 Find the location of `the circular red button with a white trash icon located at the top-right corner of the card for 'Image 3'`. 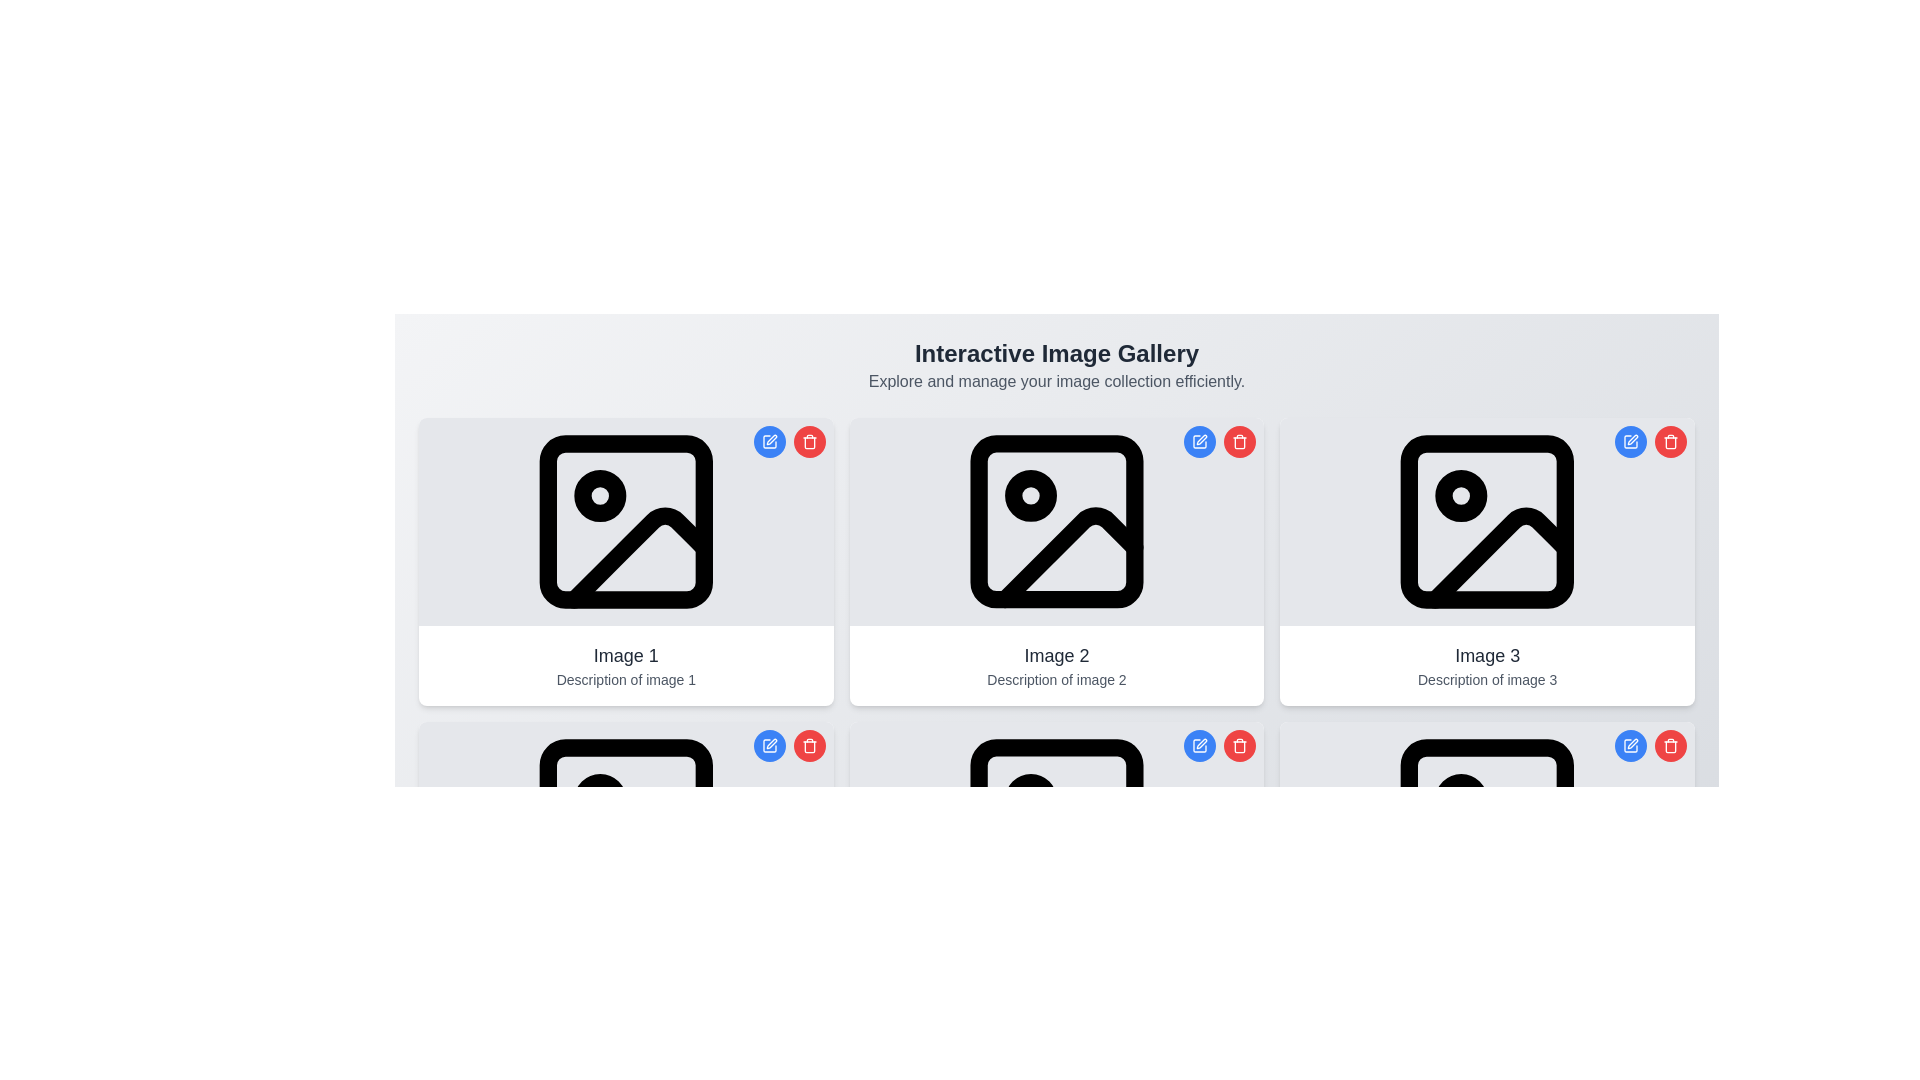

the circular red button with a white trash icon located at the top-right corner of the card for 'Image 3' is located at coordinates (1670, 441).